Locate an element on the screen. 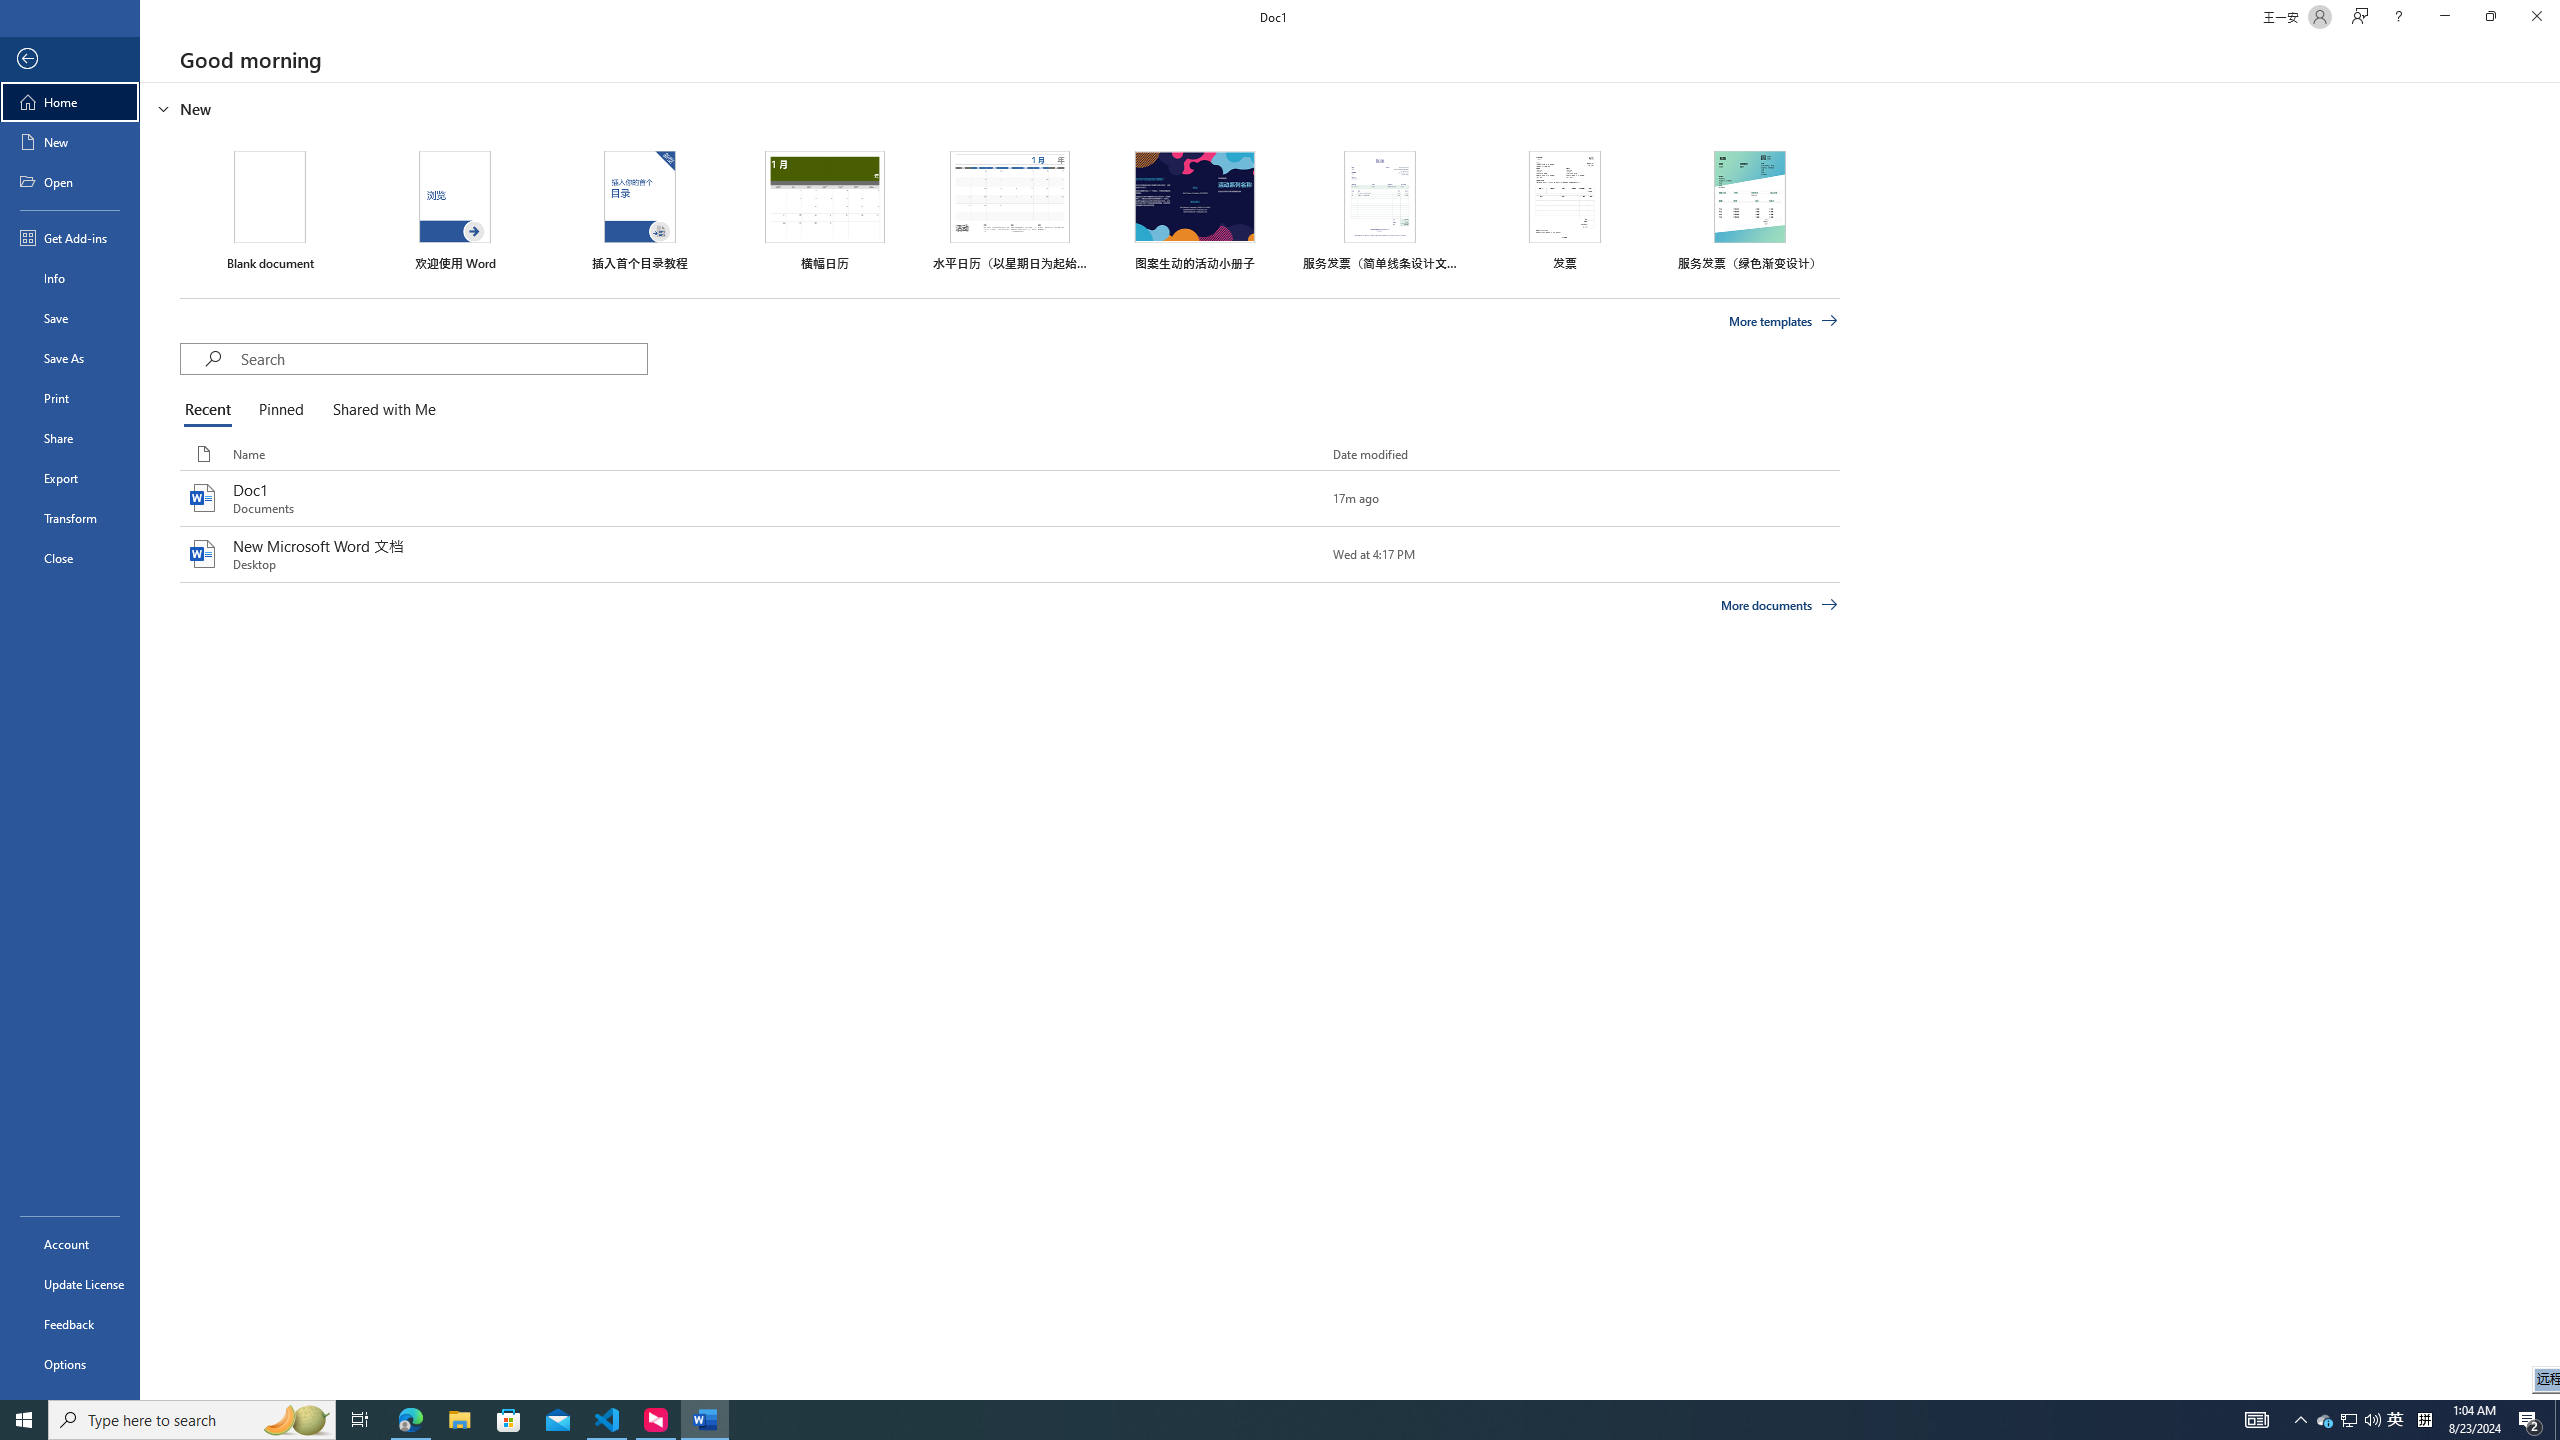 This screenshot has width=2560, height=1440. 'Account' is located at coordinates (69, 1244).